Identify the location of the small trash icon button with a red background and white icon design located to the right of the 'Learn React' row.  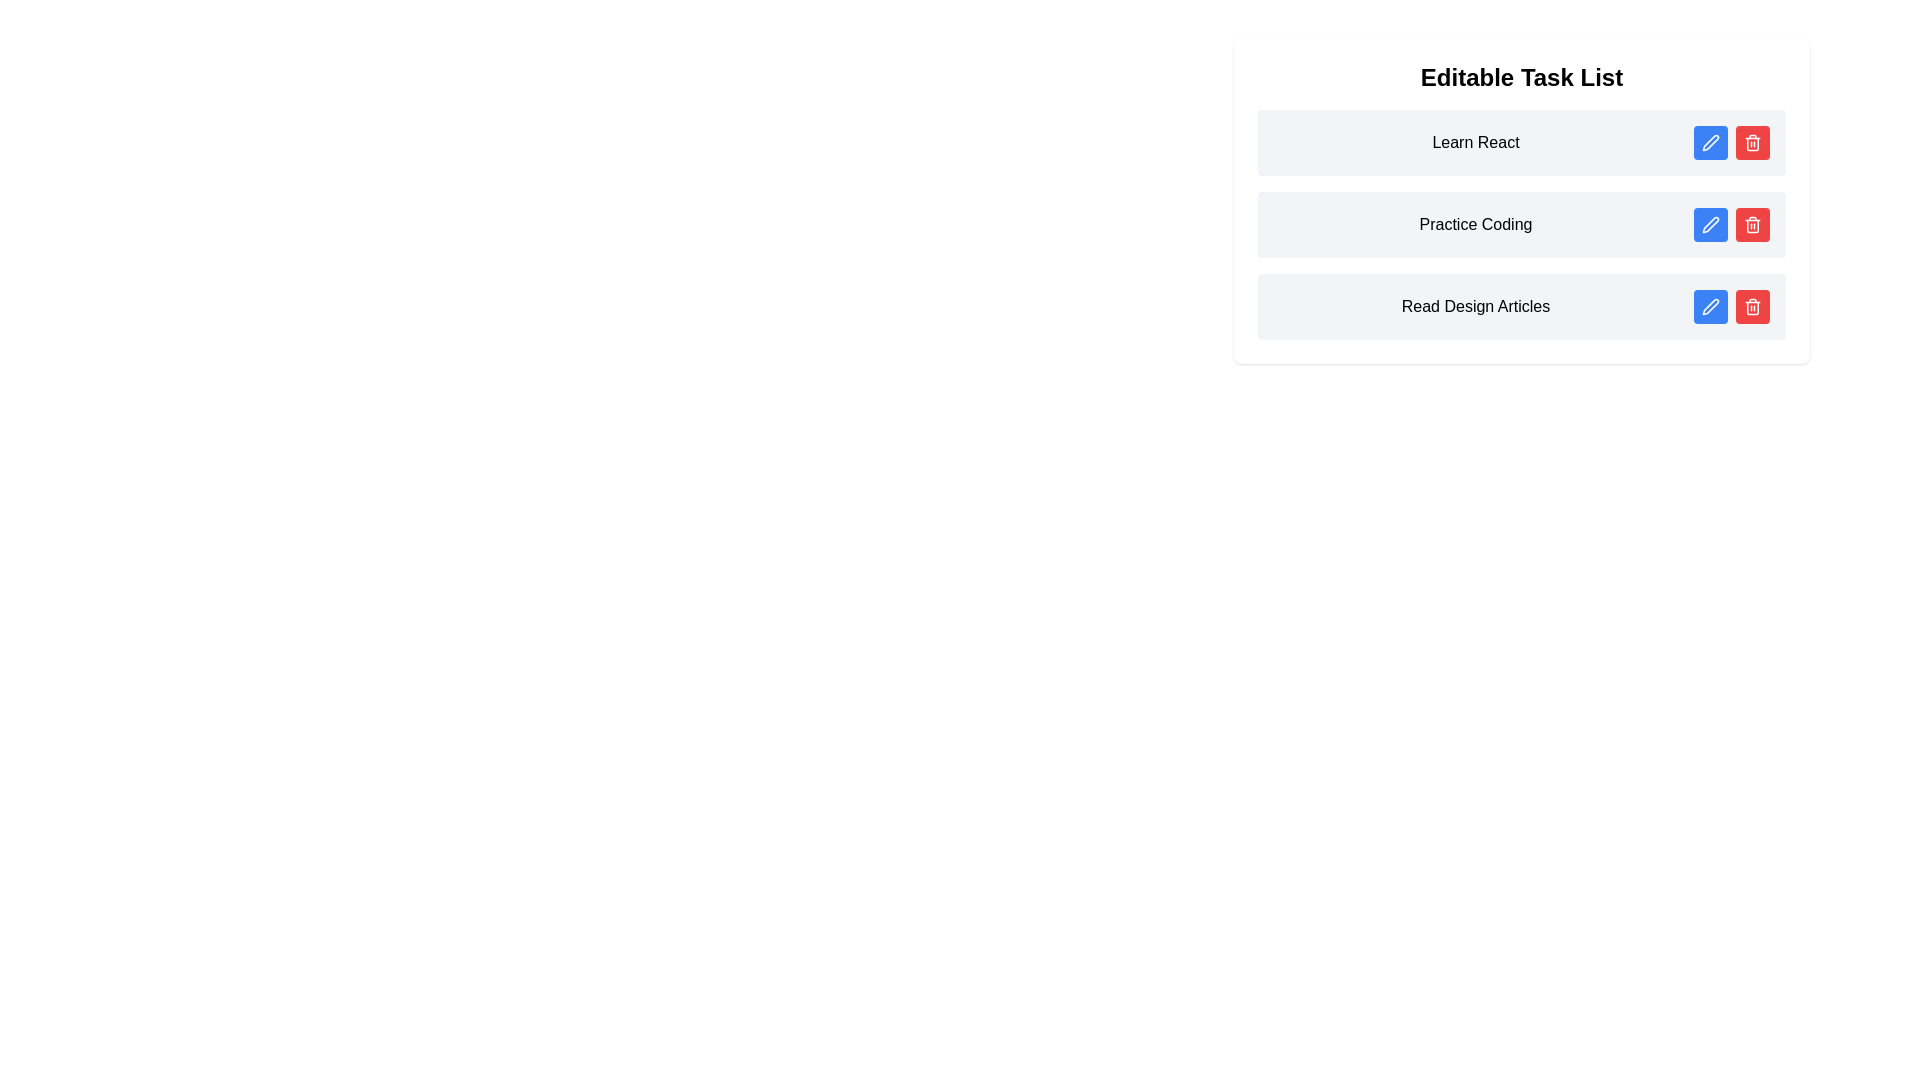
(1751, 141).